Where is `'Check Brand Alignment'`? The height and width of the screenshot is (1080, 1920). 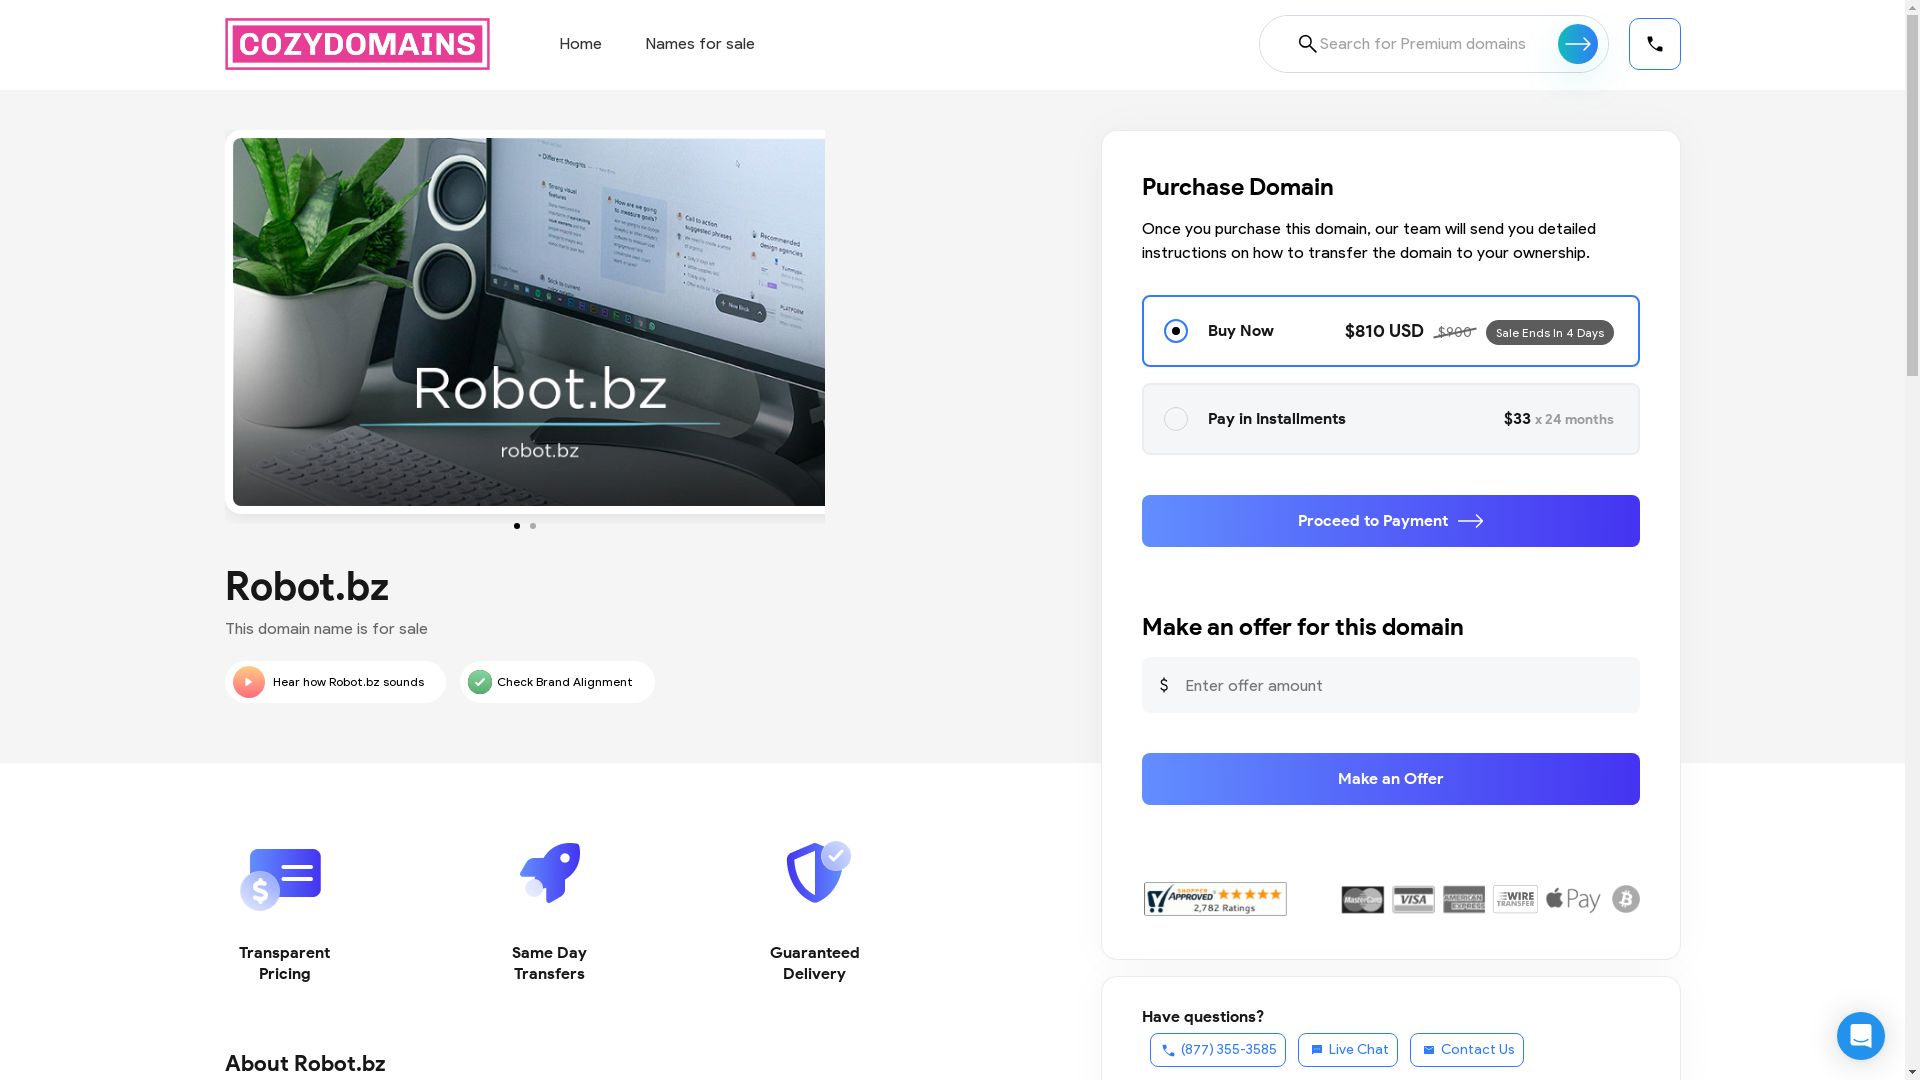
'Check Brand Alignment' is located at coordinates (557, 681).